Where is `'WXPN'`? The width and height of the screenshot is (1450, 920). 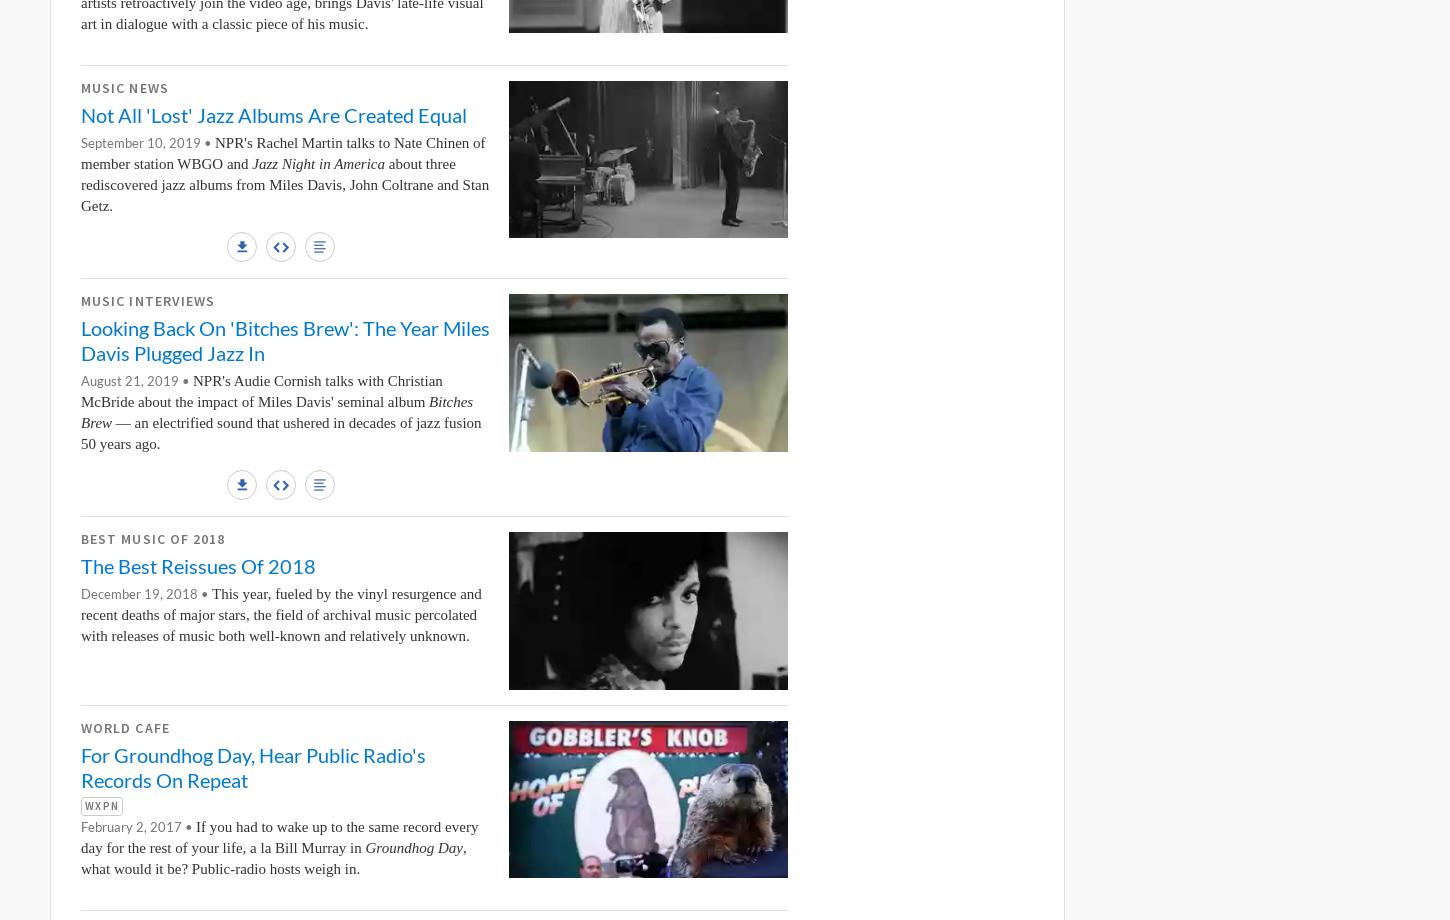 'WXPN' is located at coordinates (101, 805).